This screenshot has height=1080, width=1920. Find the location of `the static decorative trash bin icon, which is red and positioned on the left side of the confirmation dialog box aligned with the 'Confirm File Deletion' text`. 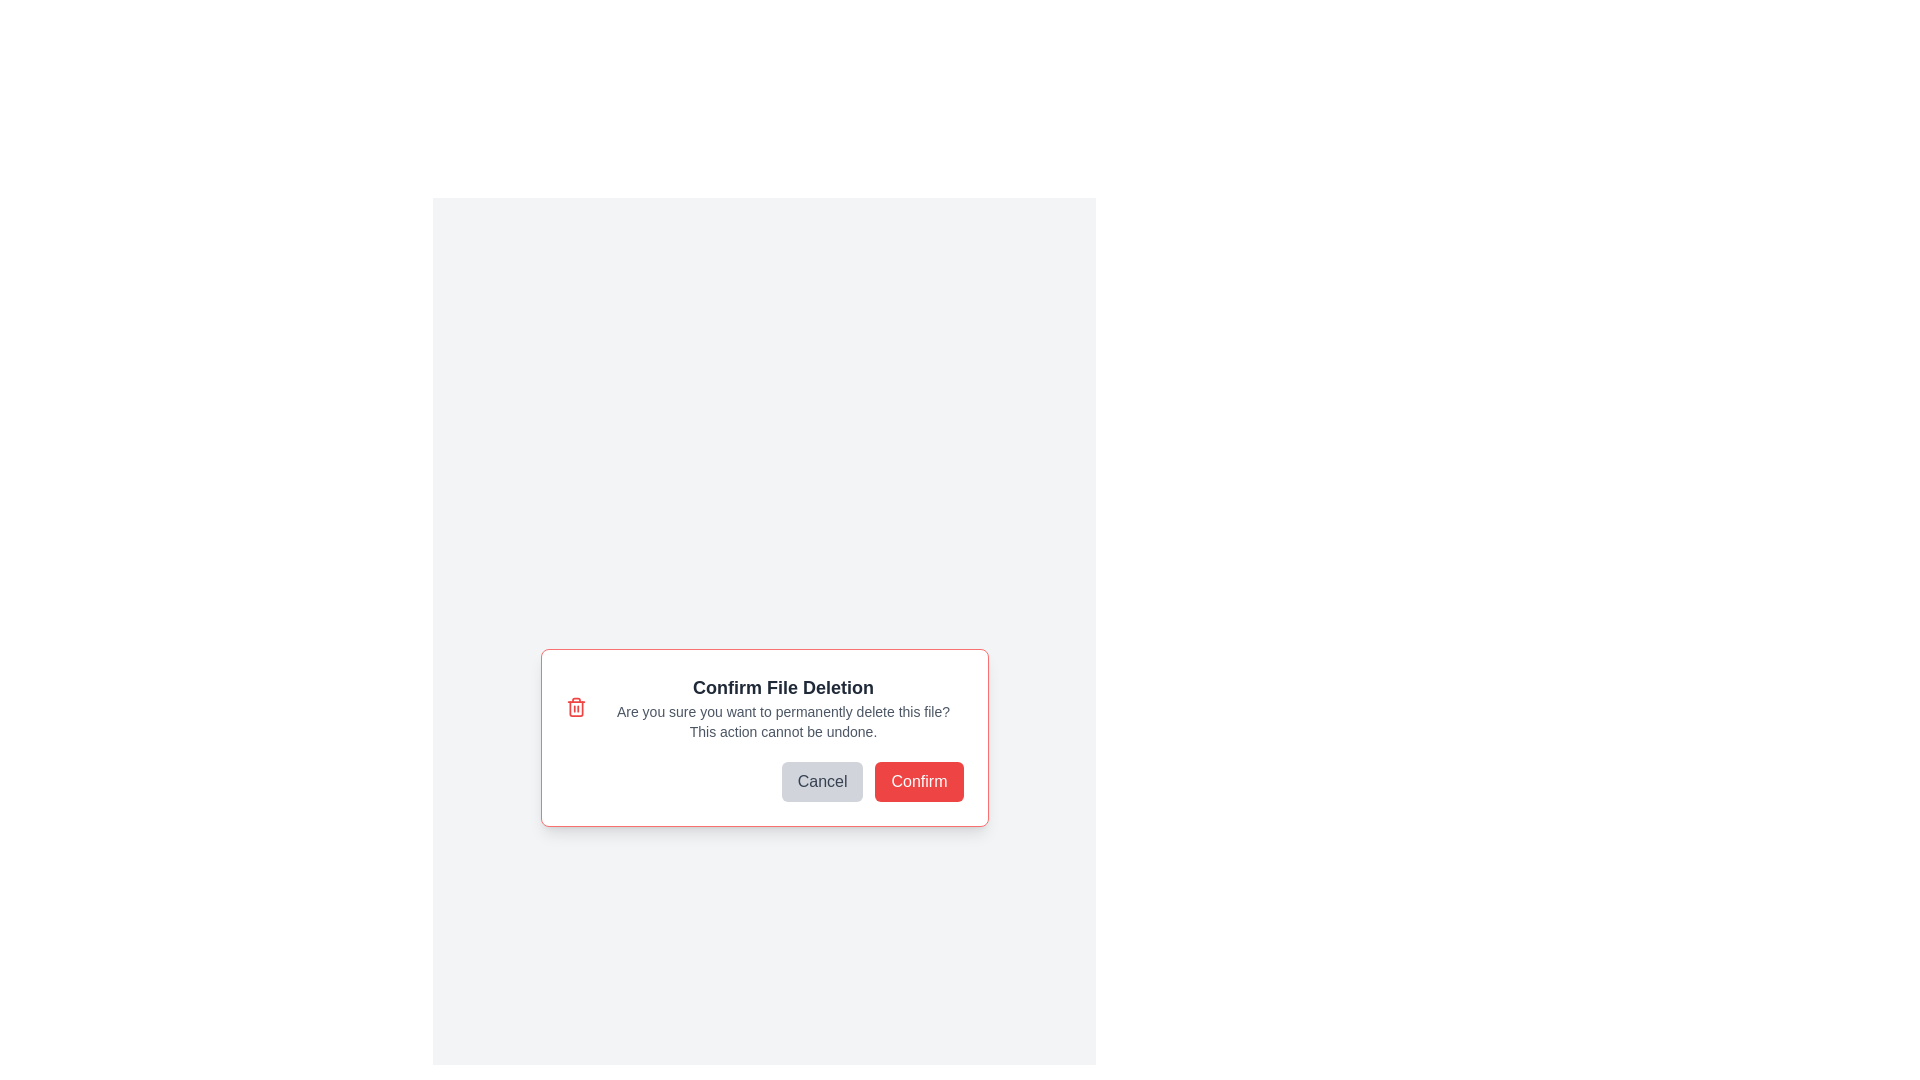

the static decorative trash bin icon, which is red and positioned on the left side of the confirmation dialog box aligned with the 'Confirm File Deletion' text is located at coordinates (575, 707).